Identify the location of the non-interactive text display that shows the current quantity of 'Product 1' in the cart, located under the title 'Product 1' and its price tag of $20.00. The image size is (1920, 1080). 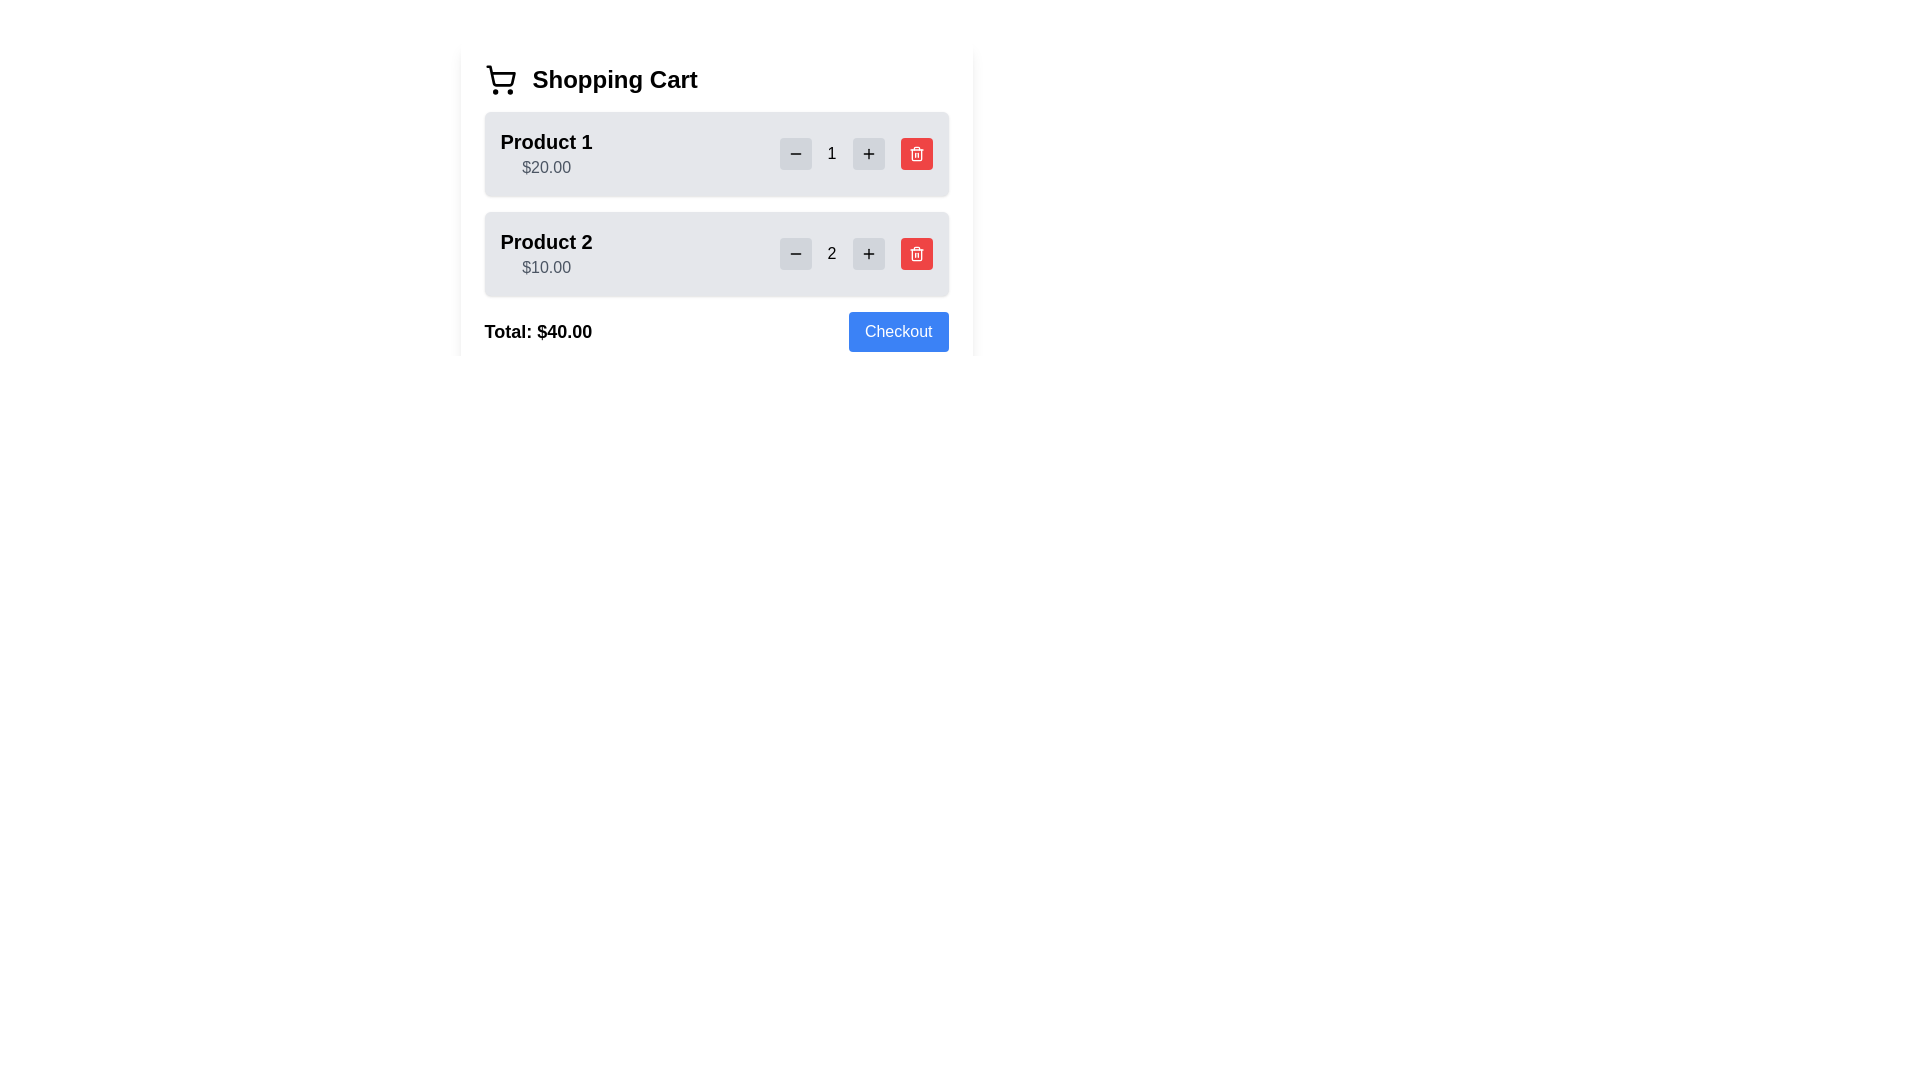
(856, 153).